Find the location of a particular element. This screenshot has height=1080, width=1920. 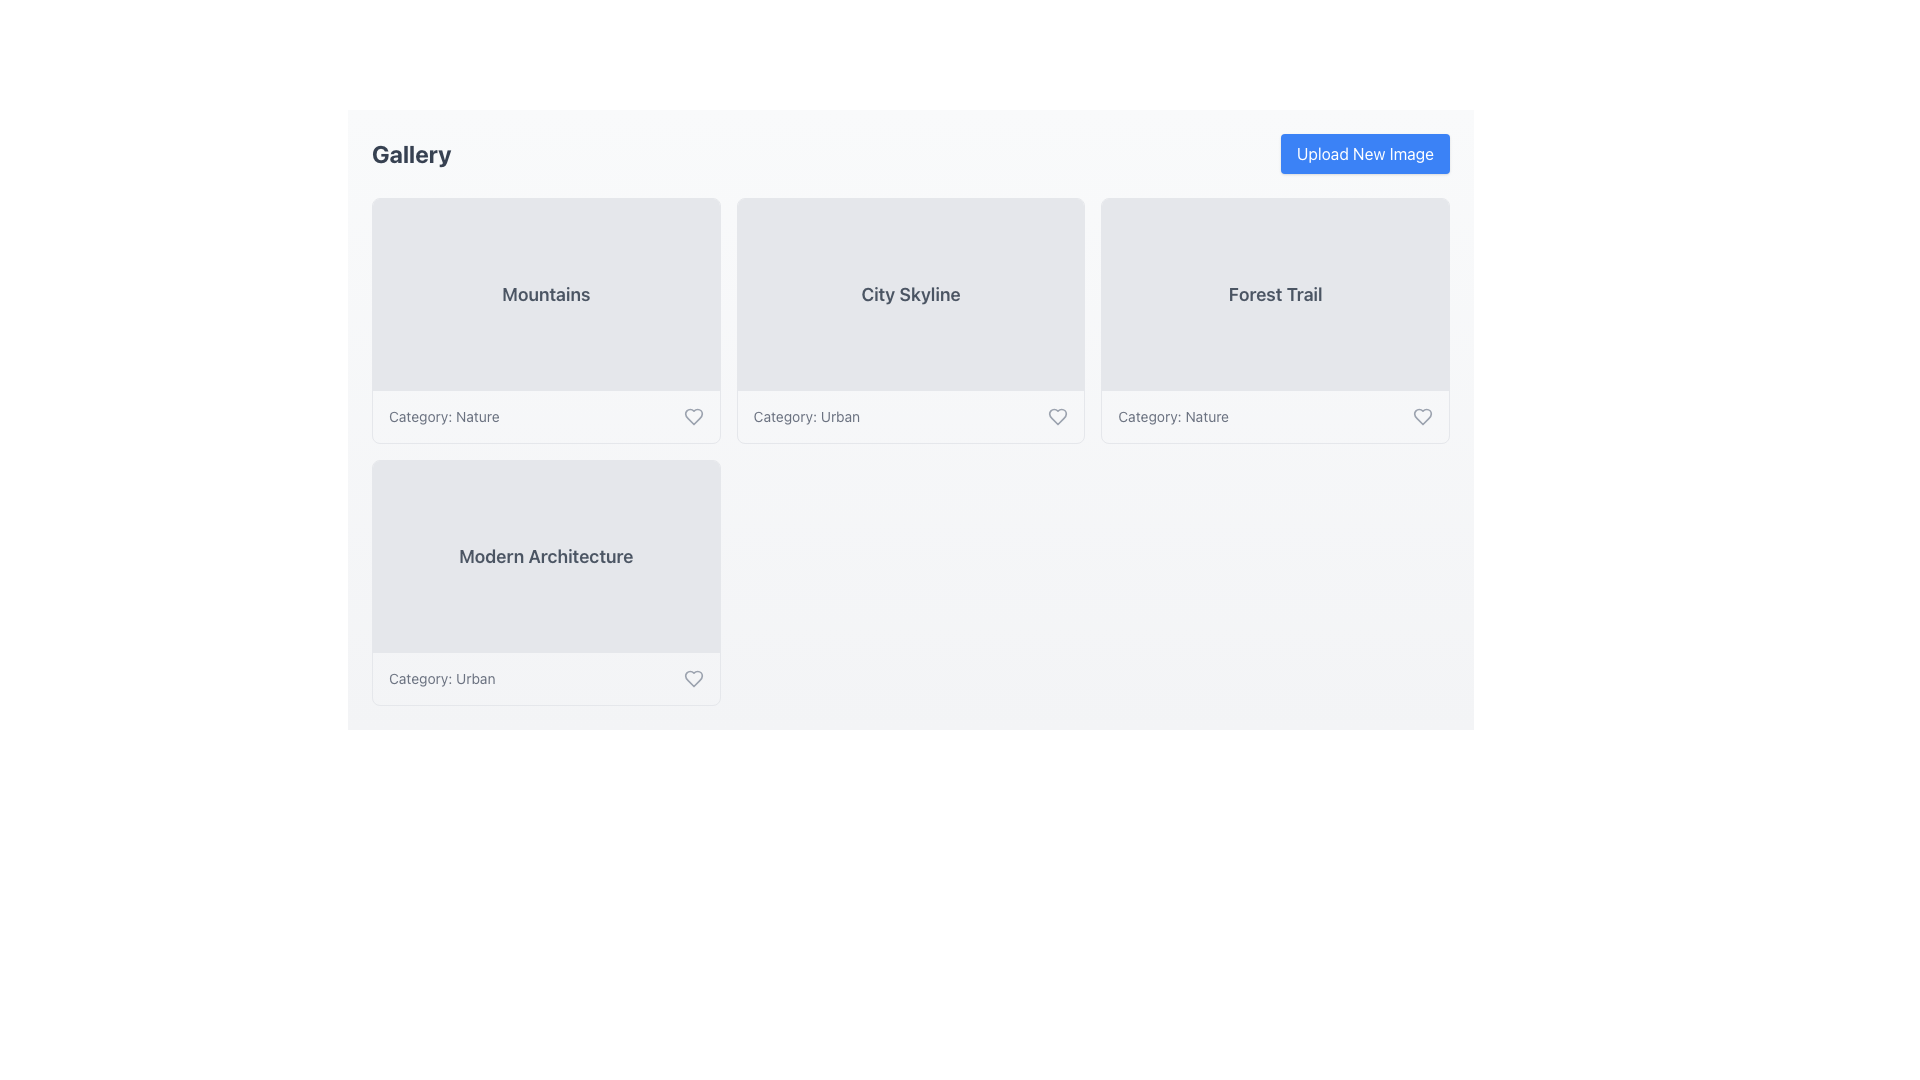

the static text display that serves as the title for the card, labeled 'Modern Architecture', located in the second row, first column of the grid layout beneath the 'Gallery' label is located at coordinates (546, 556).